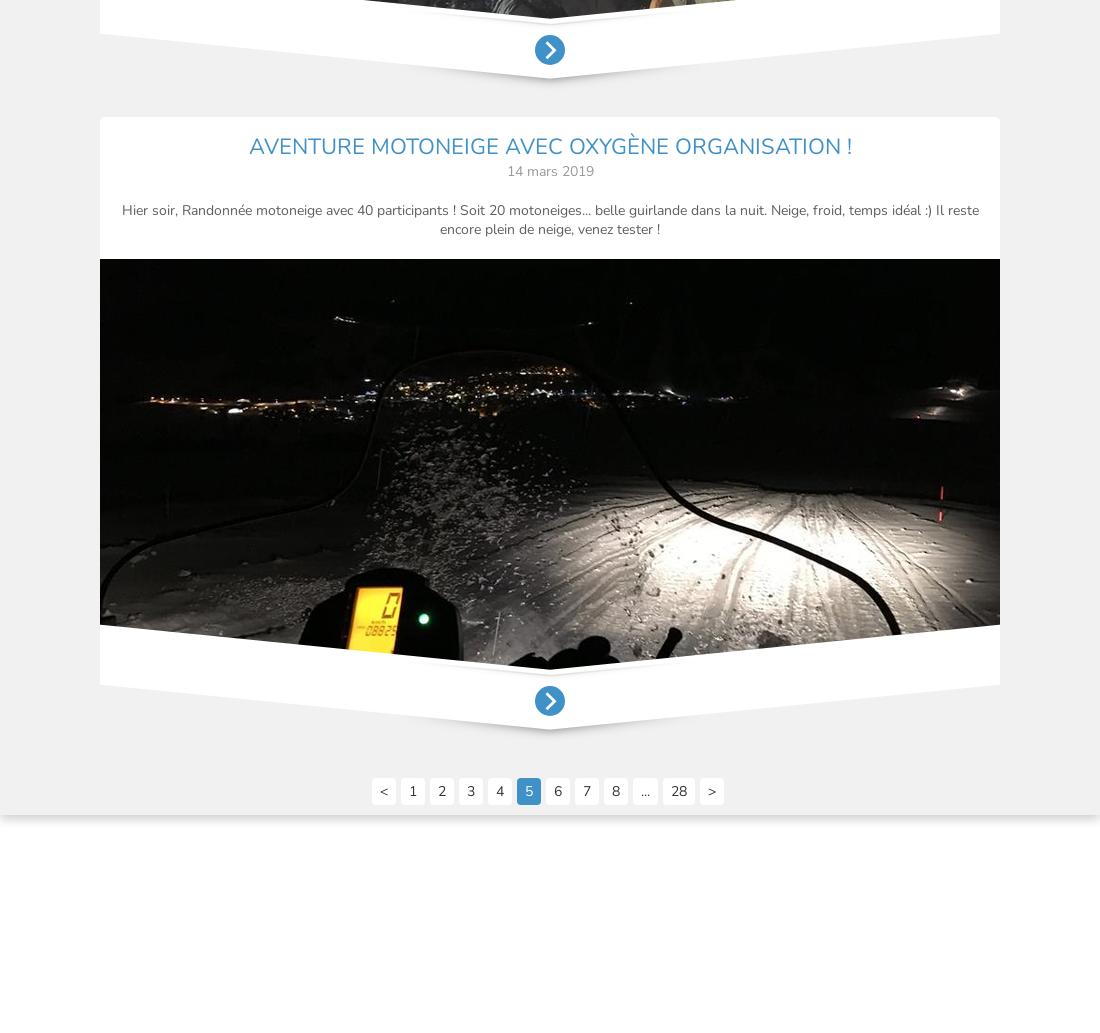 This screenshot has width=1100, height=1033. I want to click on '6', so click(556, 790).